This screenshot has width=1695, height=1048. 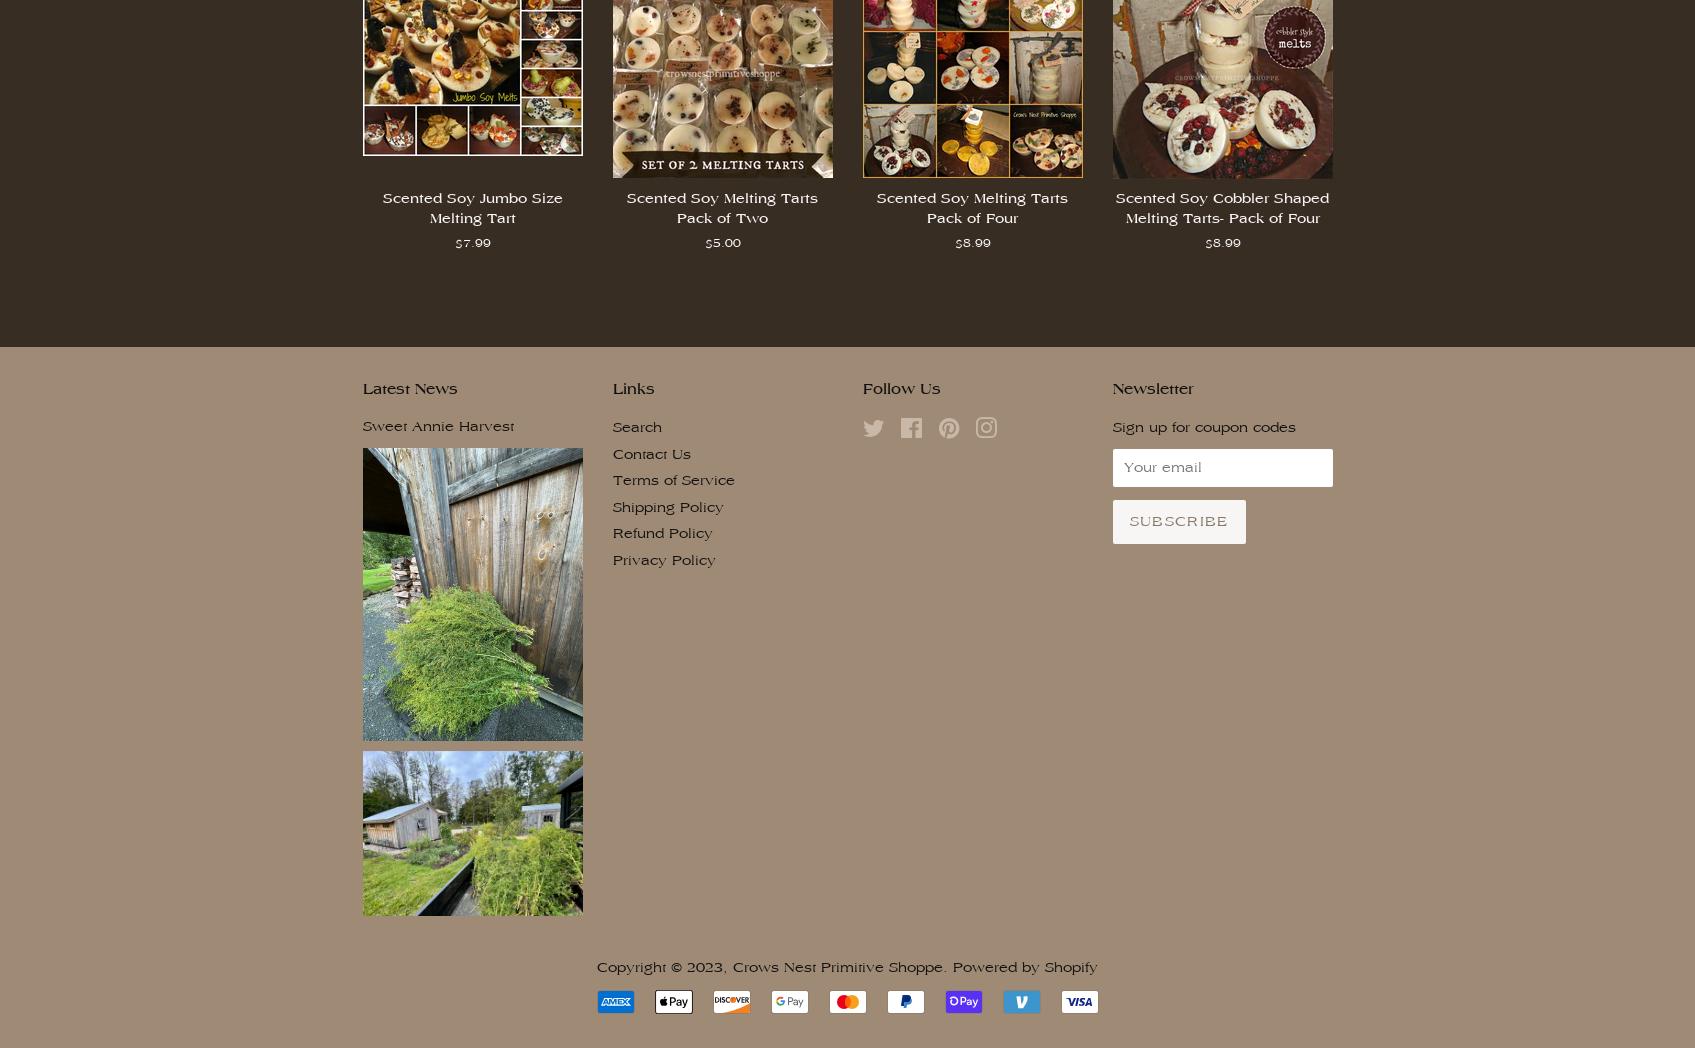 I want to click on 'Sweet Annie Harvest', so click(x=437, y=426).